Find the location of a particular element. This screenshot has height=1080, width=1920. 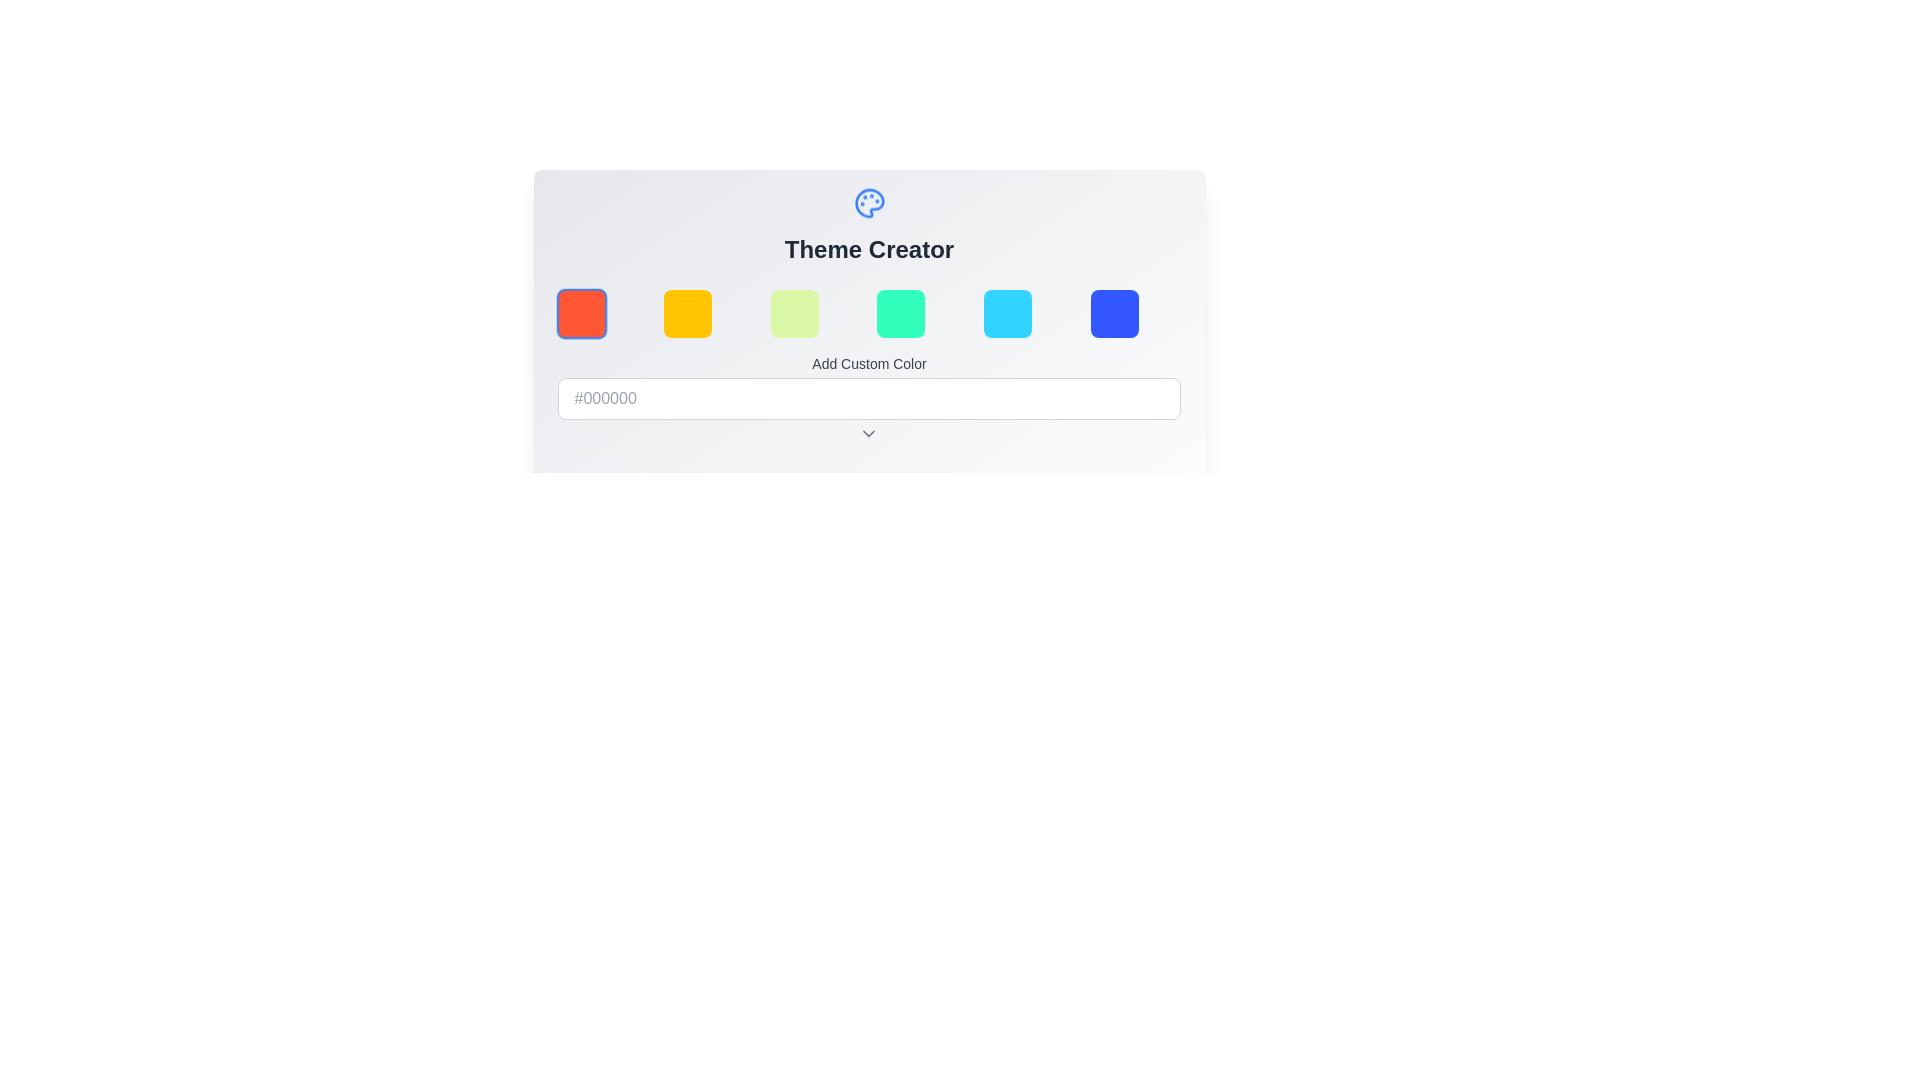

in the textbox labeled 'Add Custom Color' to type a color code is located at coordinates (869, 411).